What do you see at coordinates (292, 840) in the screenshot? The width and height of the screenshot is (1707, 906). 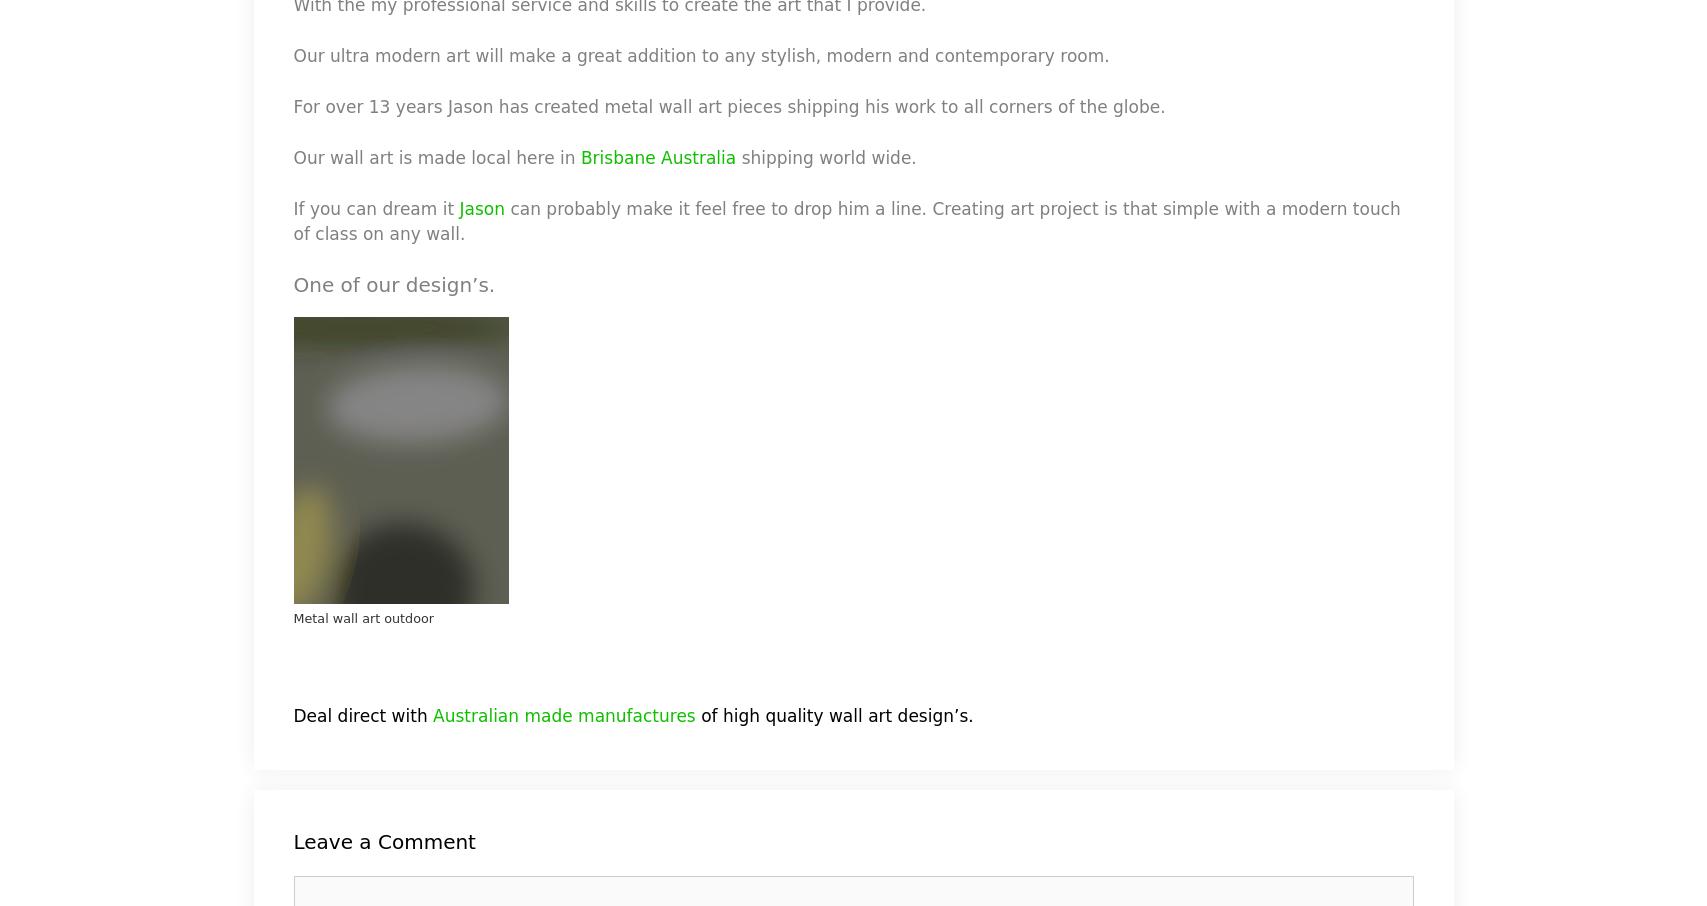 I see `'Leave a Comment'` at bounding box center [292, 840].